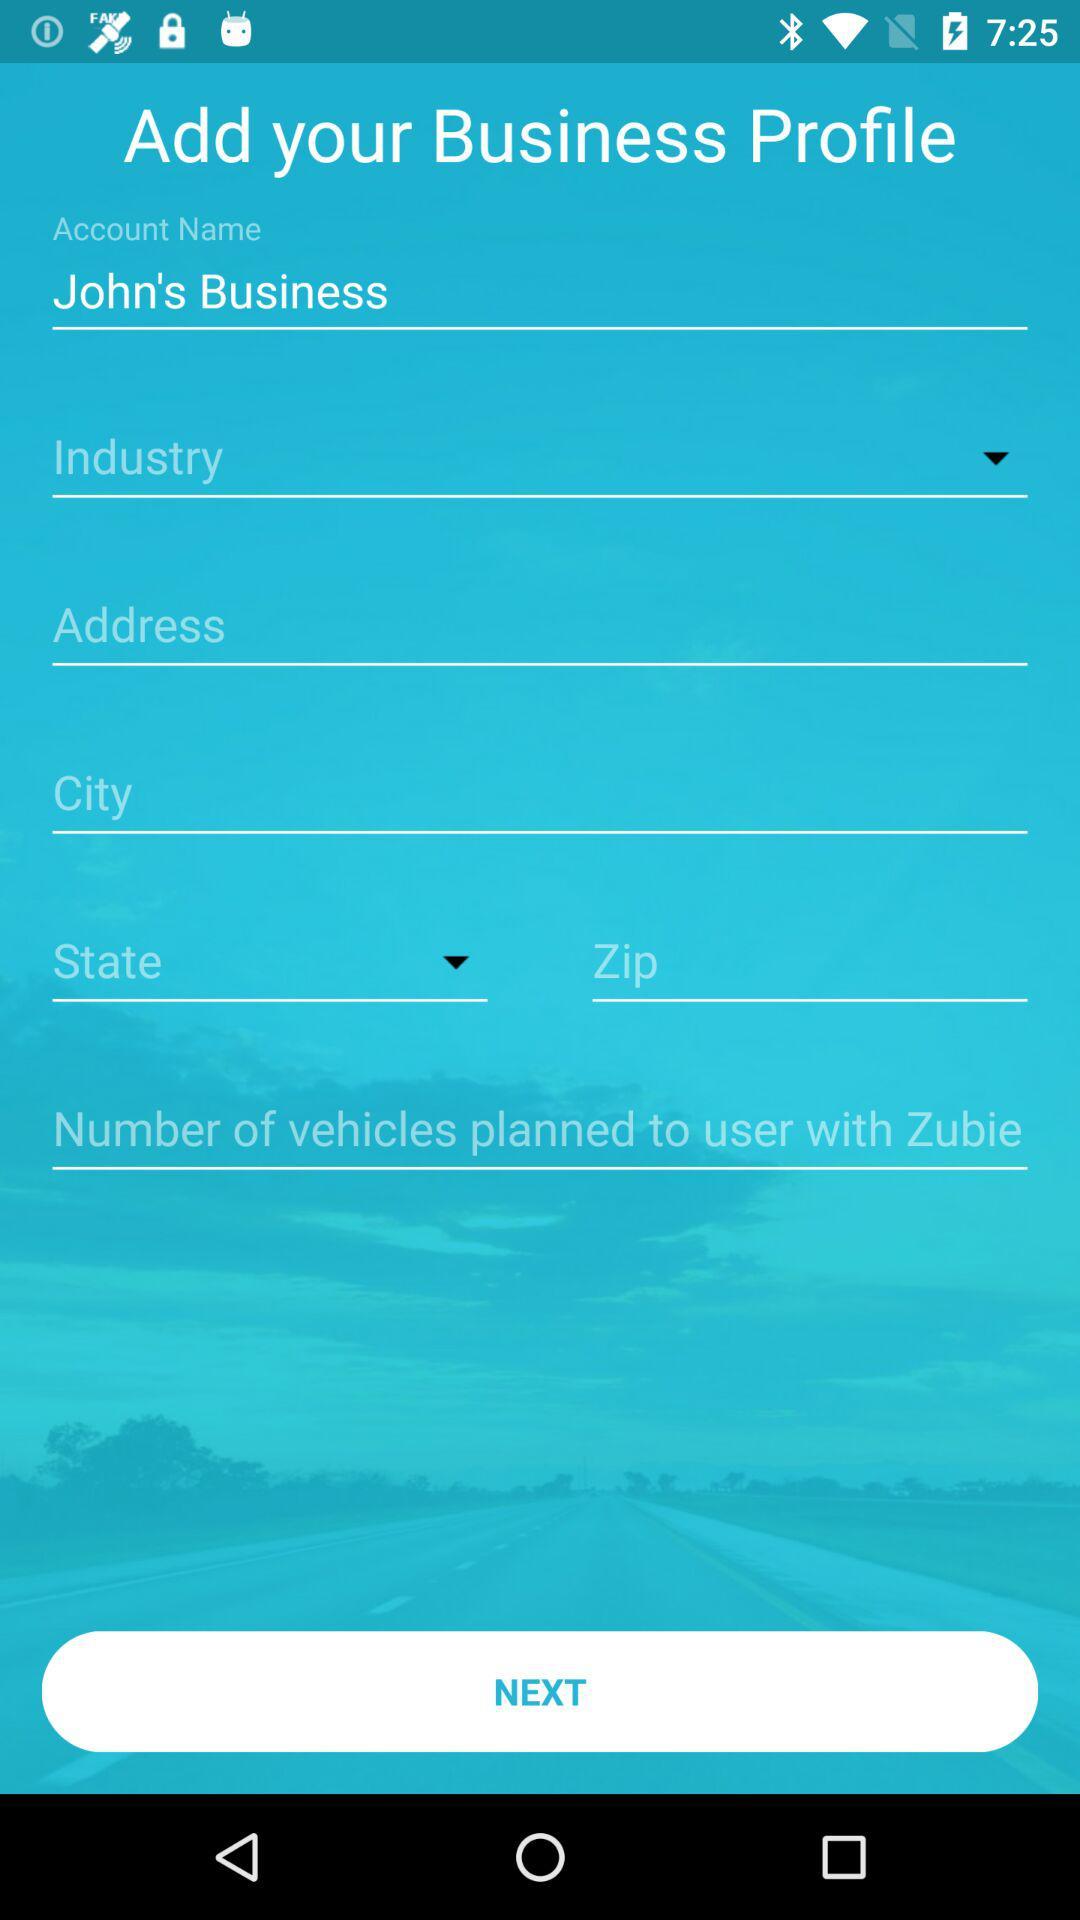 This screenshot has height=1920, width=1080. What do you see at coordinates (540, 626) in the screenshot?
I see `address` at bounding box center [540, 626].